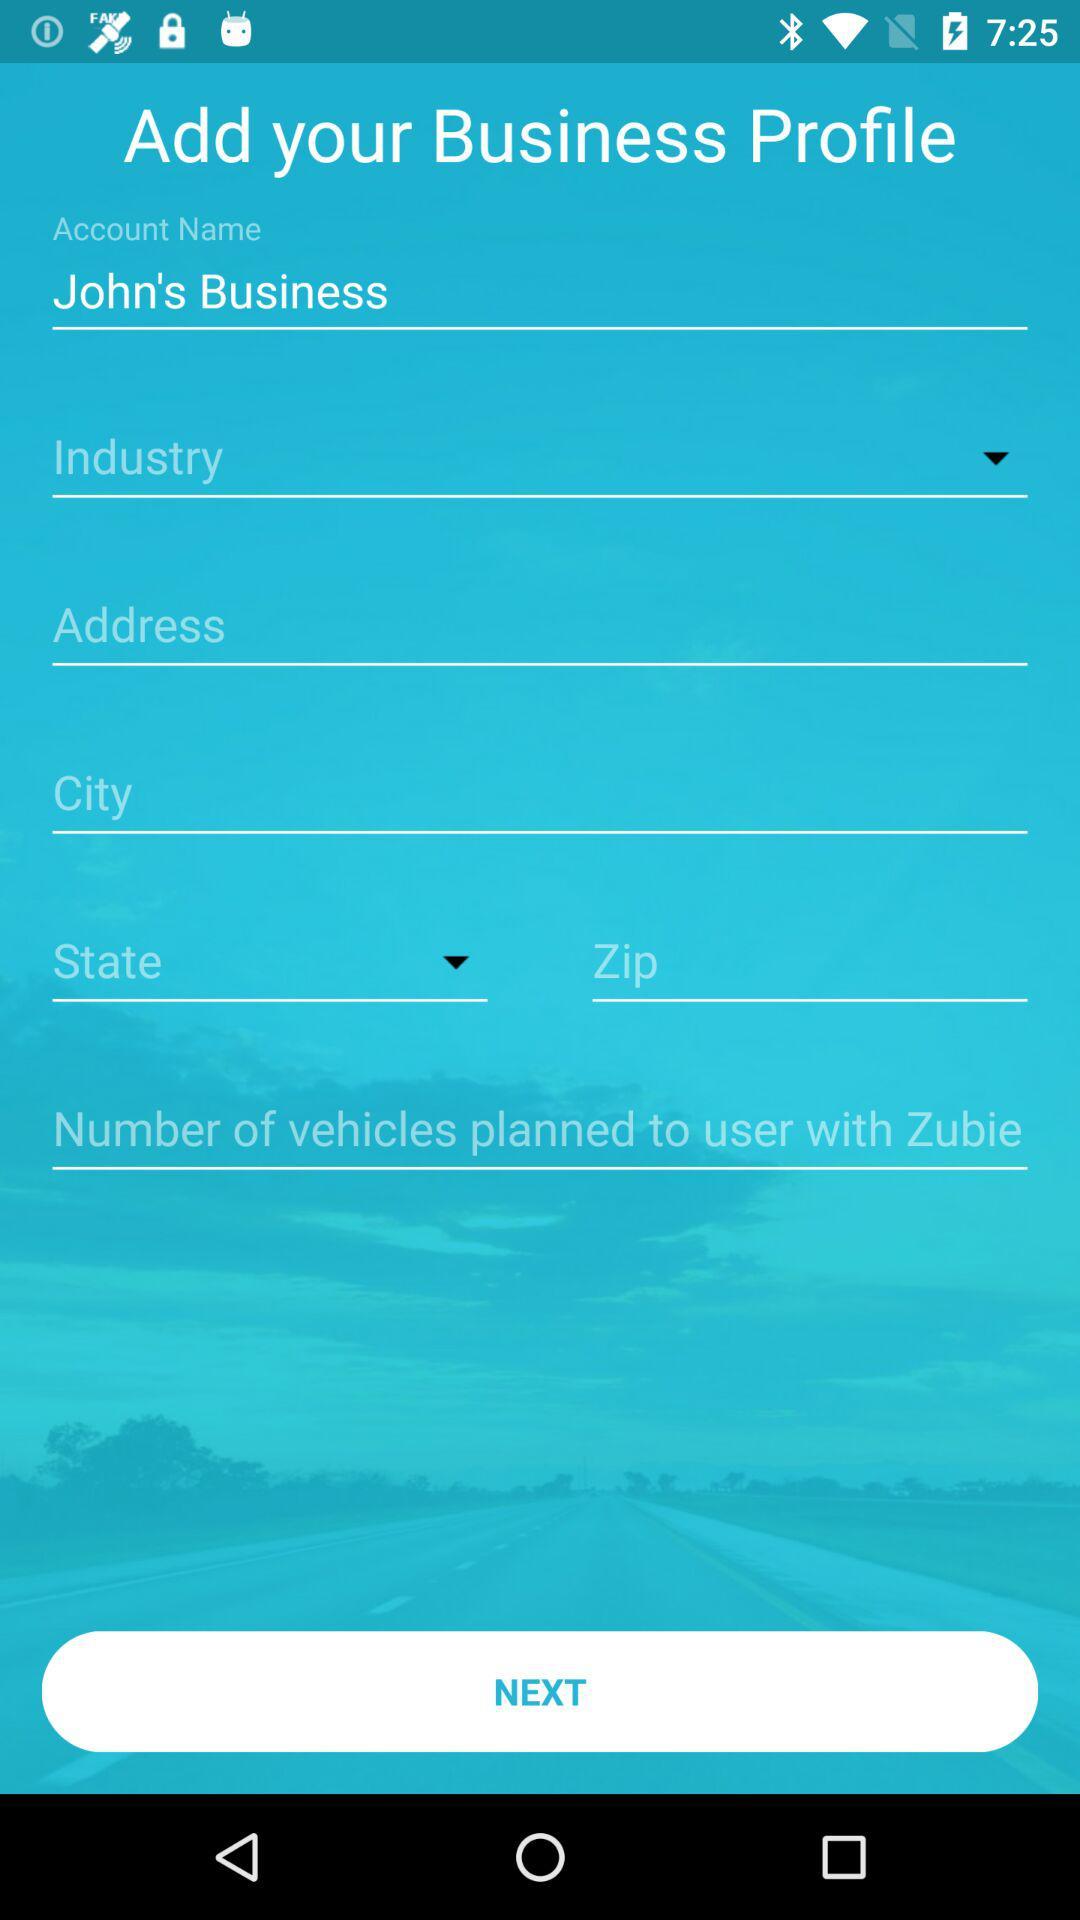 This screenshot has height=1920, width=1080. What do you see at coordinates (540, 626) in the screenshot?
I see `address` at bounding box center [540, 626].